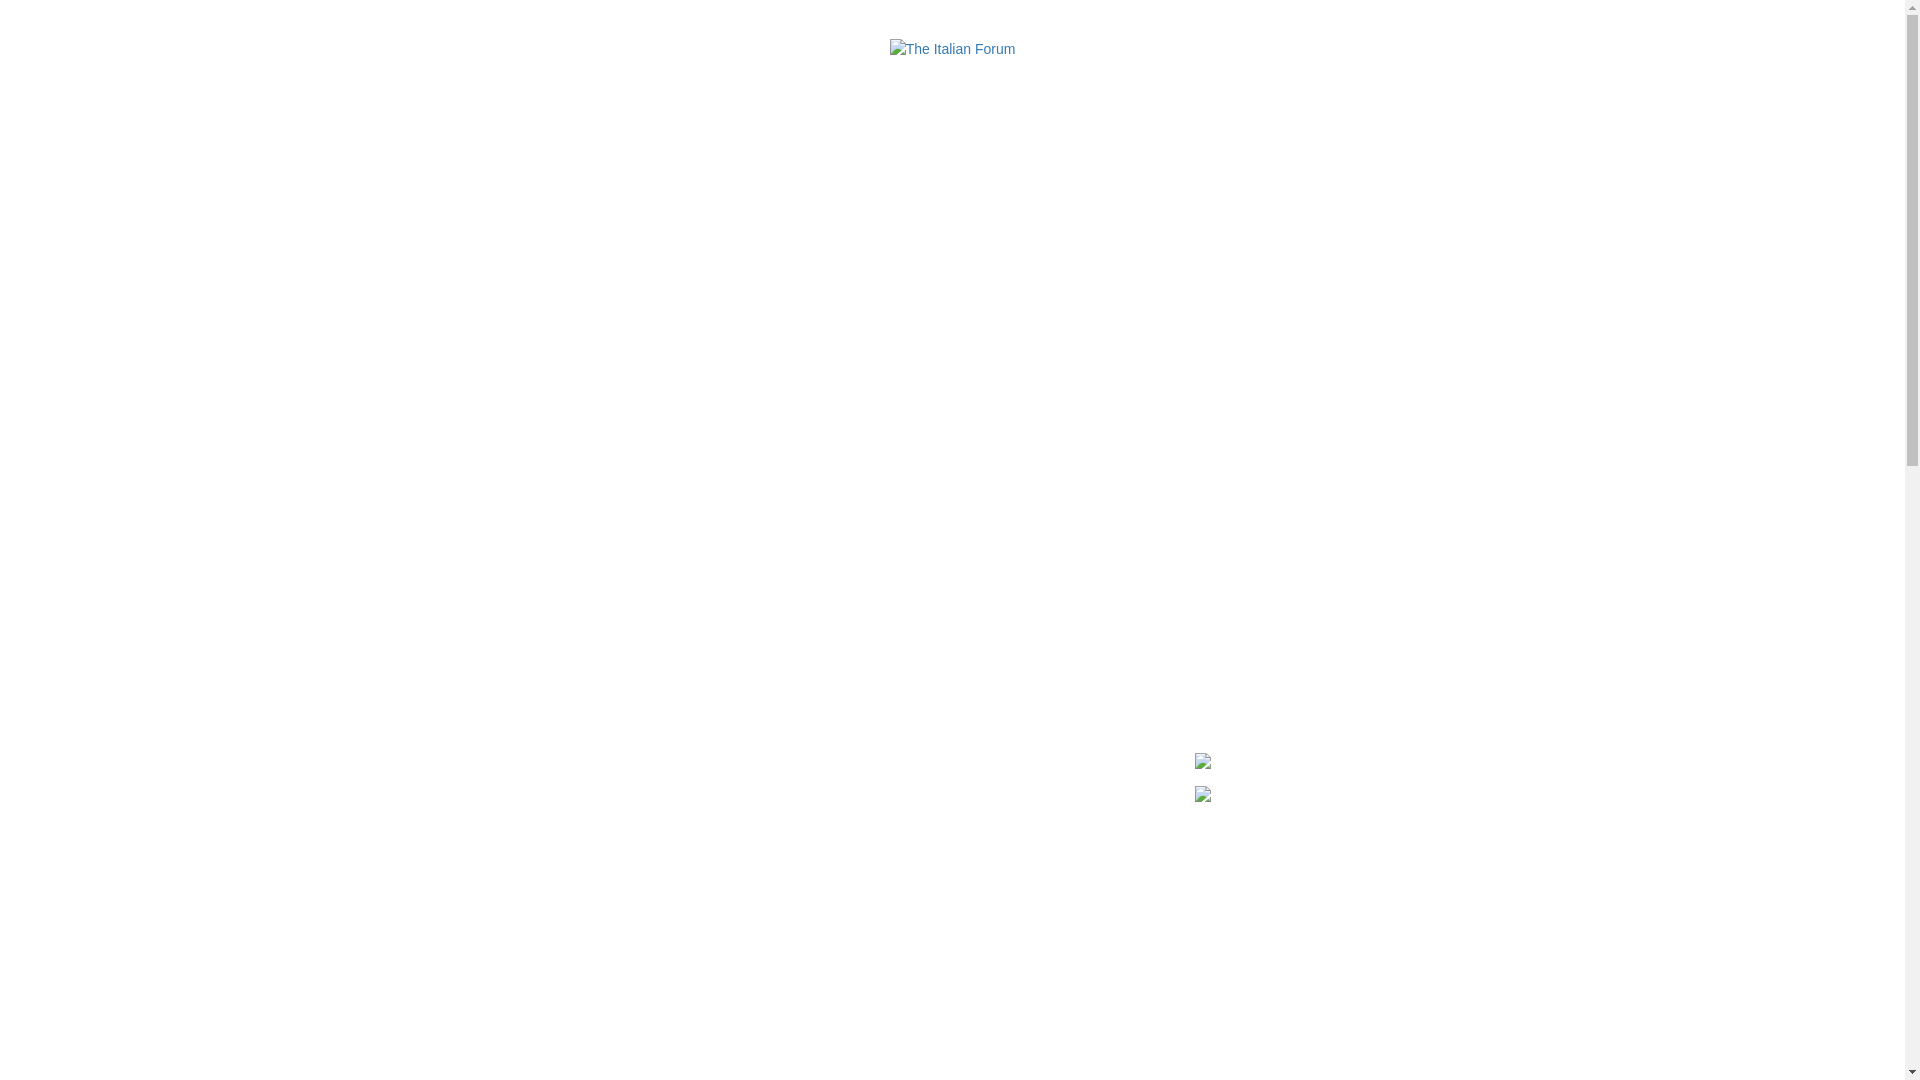 This screenshot has width=1920, height=1080. I want to click on 'DIRECTORY', so click(686, 63).